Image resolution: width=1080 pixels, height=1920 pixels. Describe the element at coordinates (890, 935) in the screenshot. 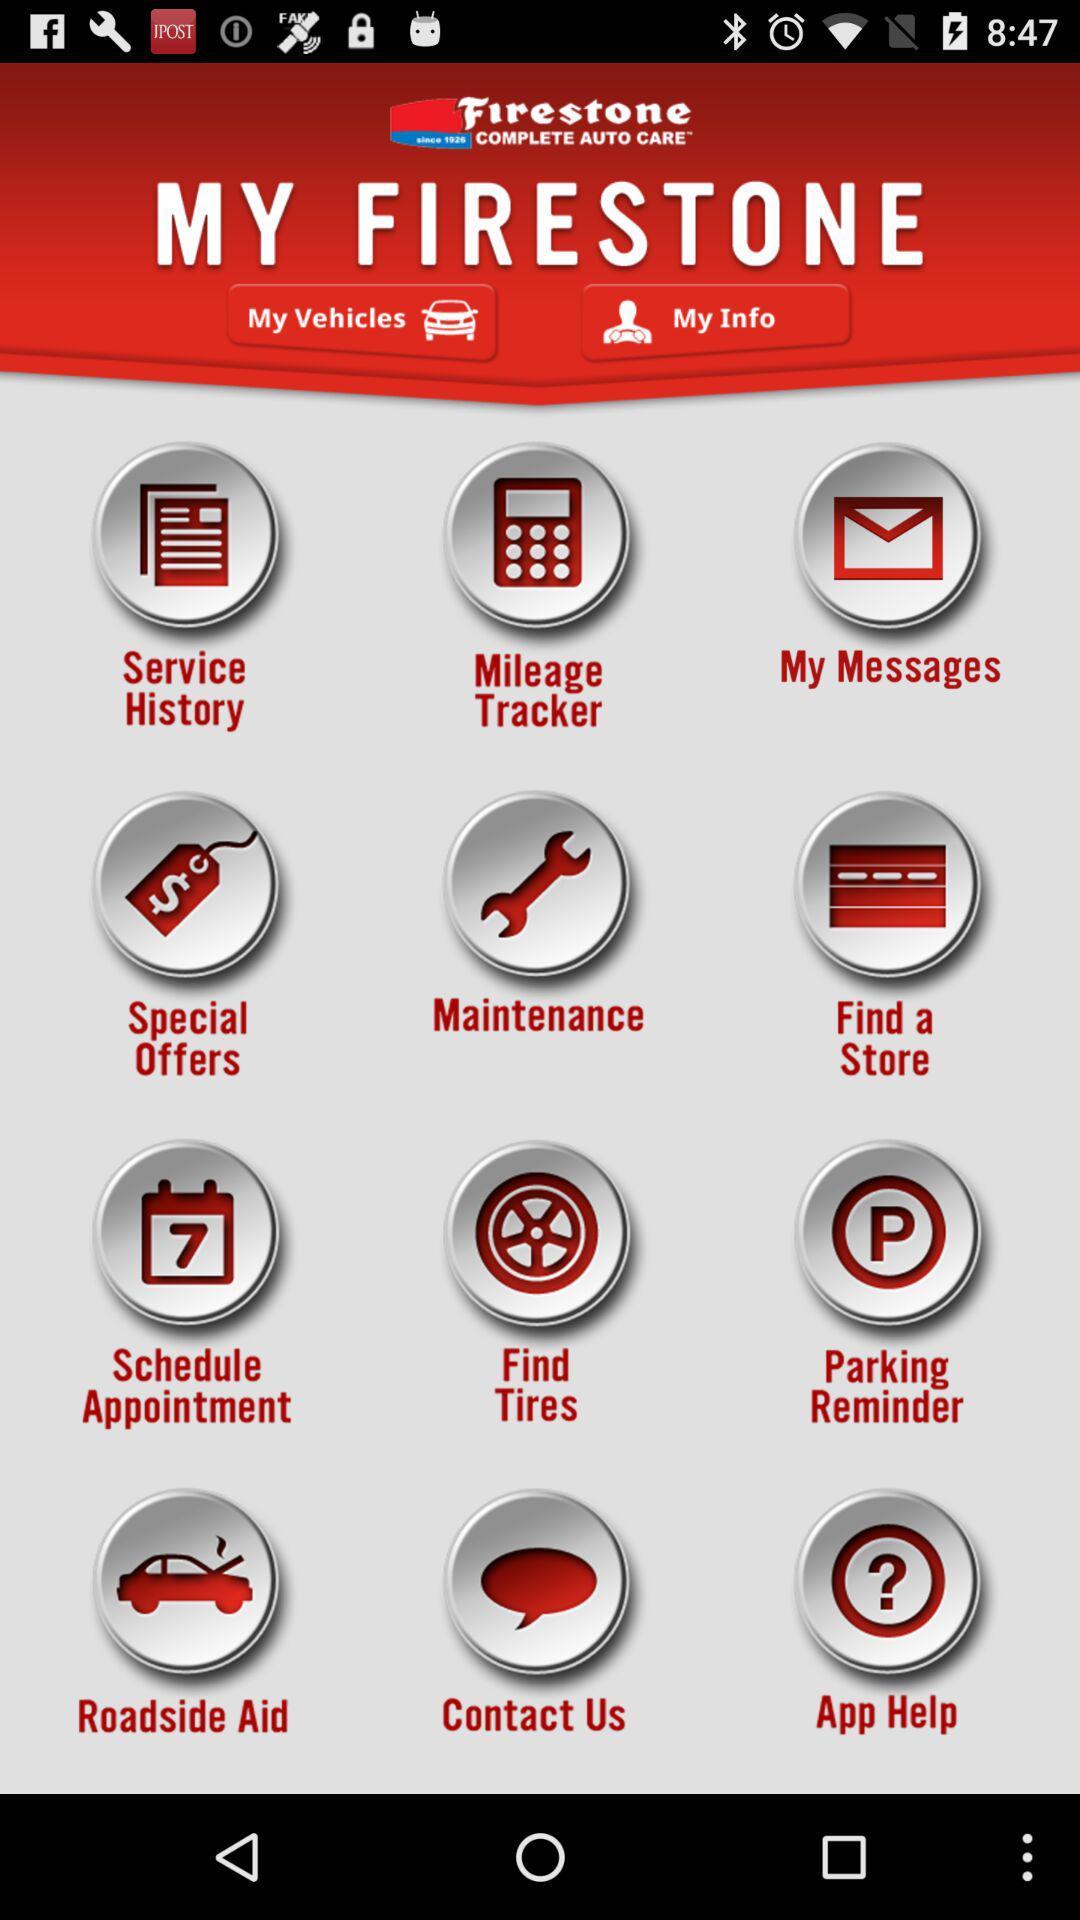

I see `search for store` at that location.